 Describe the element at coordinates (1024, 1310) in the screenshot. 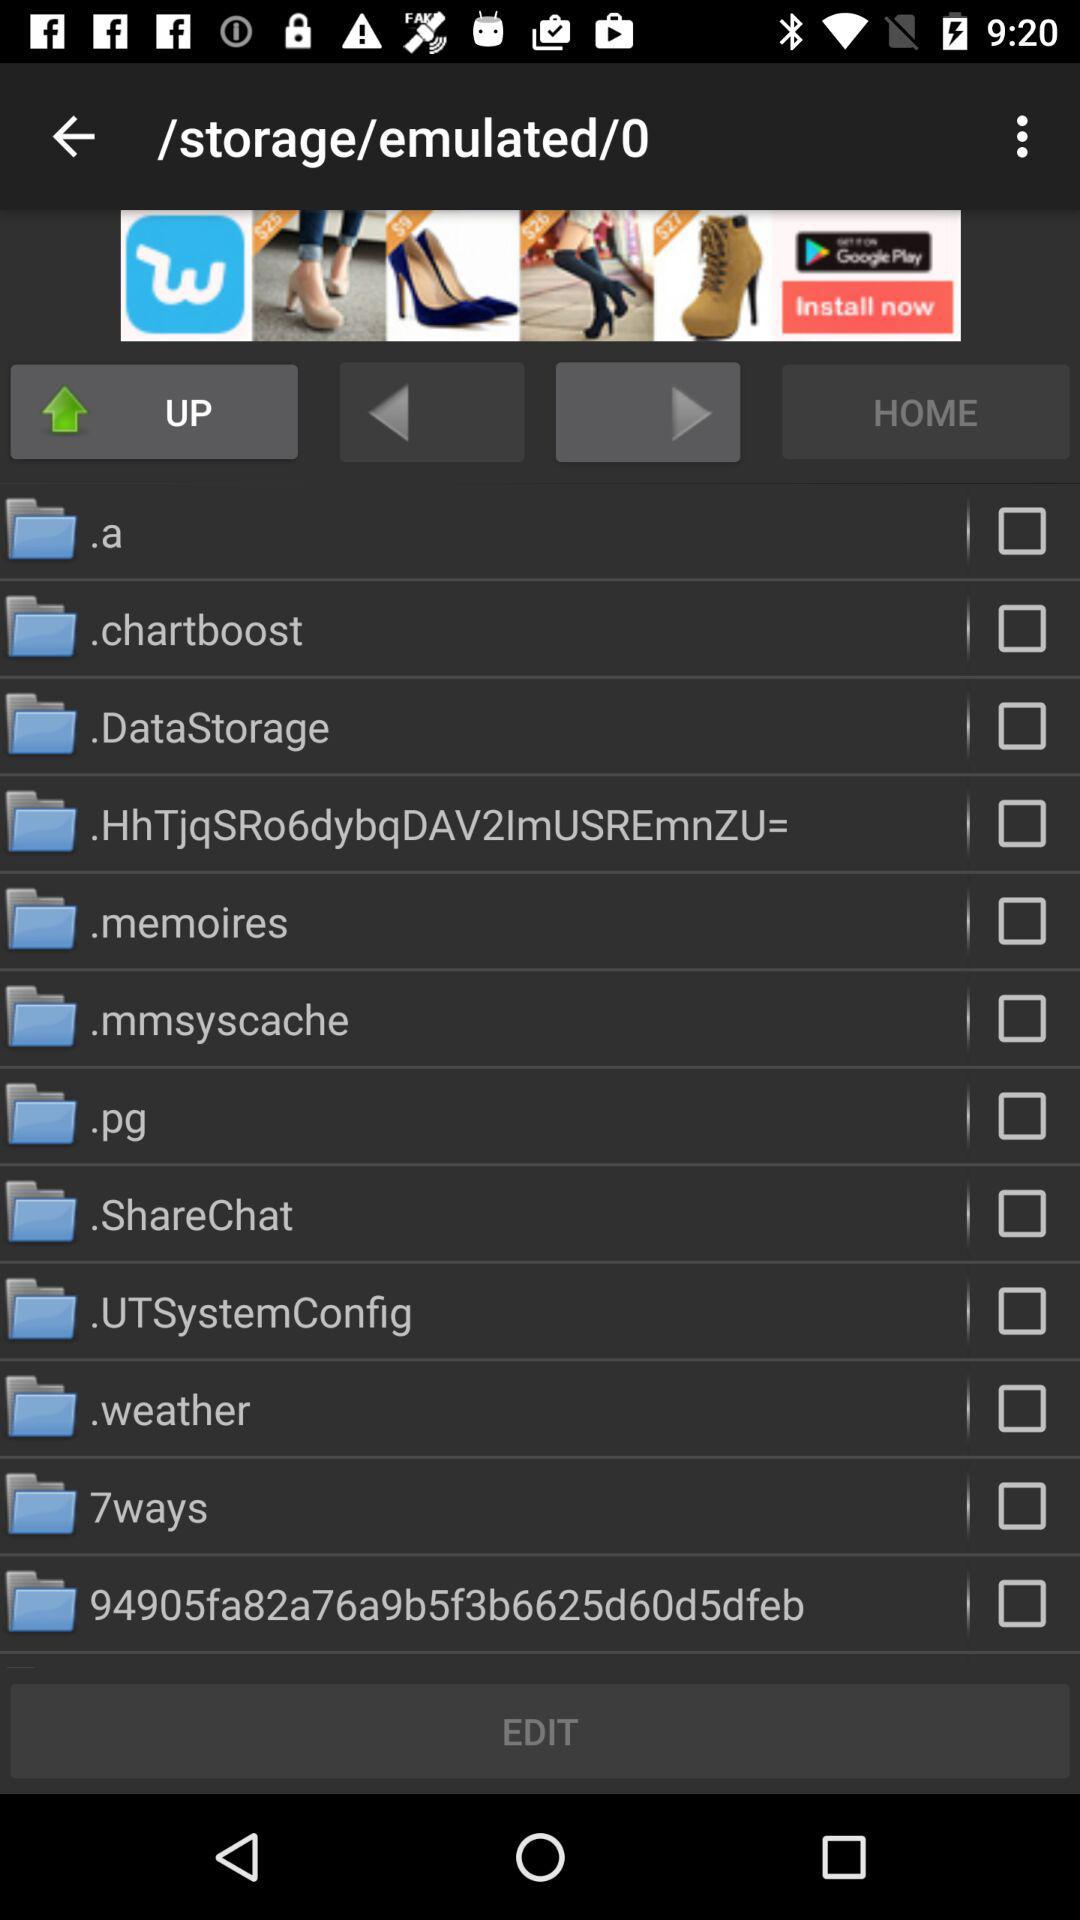

I see `folder selected` at that location.